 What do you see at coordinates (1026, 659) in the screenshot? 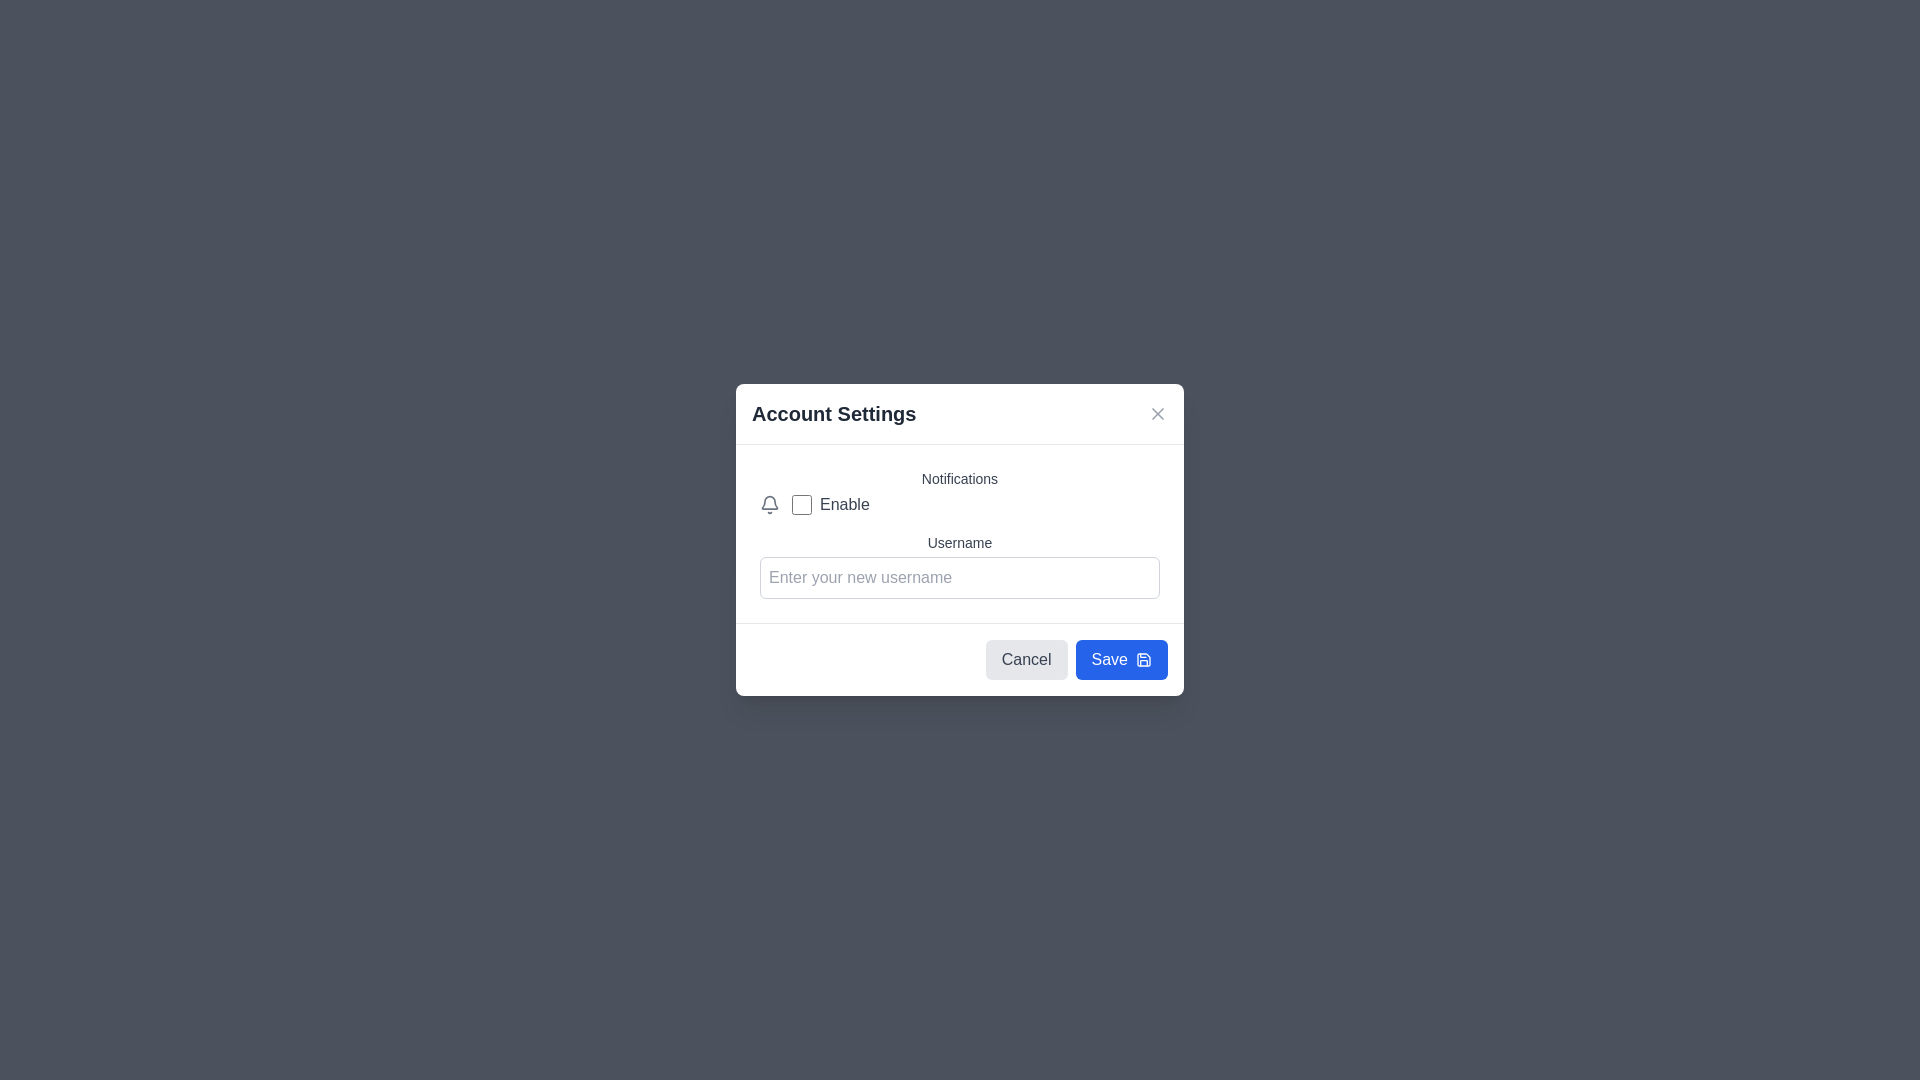
I see `the cancel button located on the bottom-right of the 'Account Settings' modal dialog` at bounding box center [1026, 659].